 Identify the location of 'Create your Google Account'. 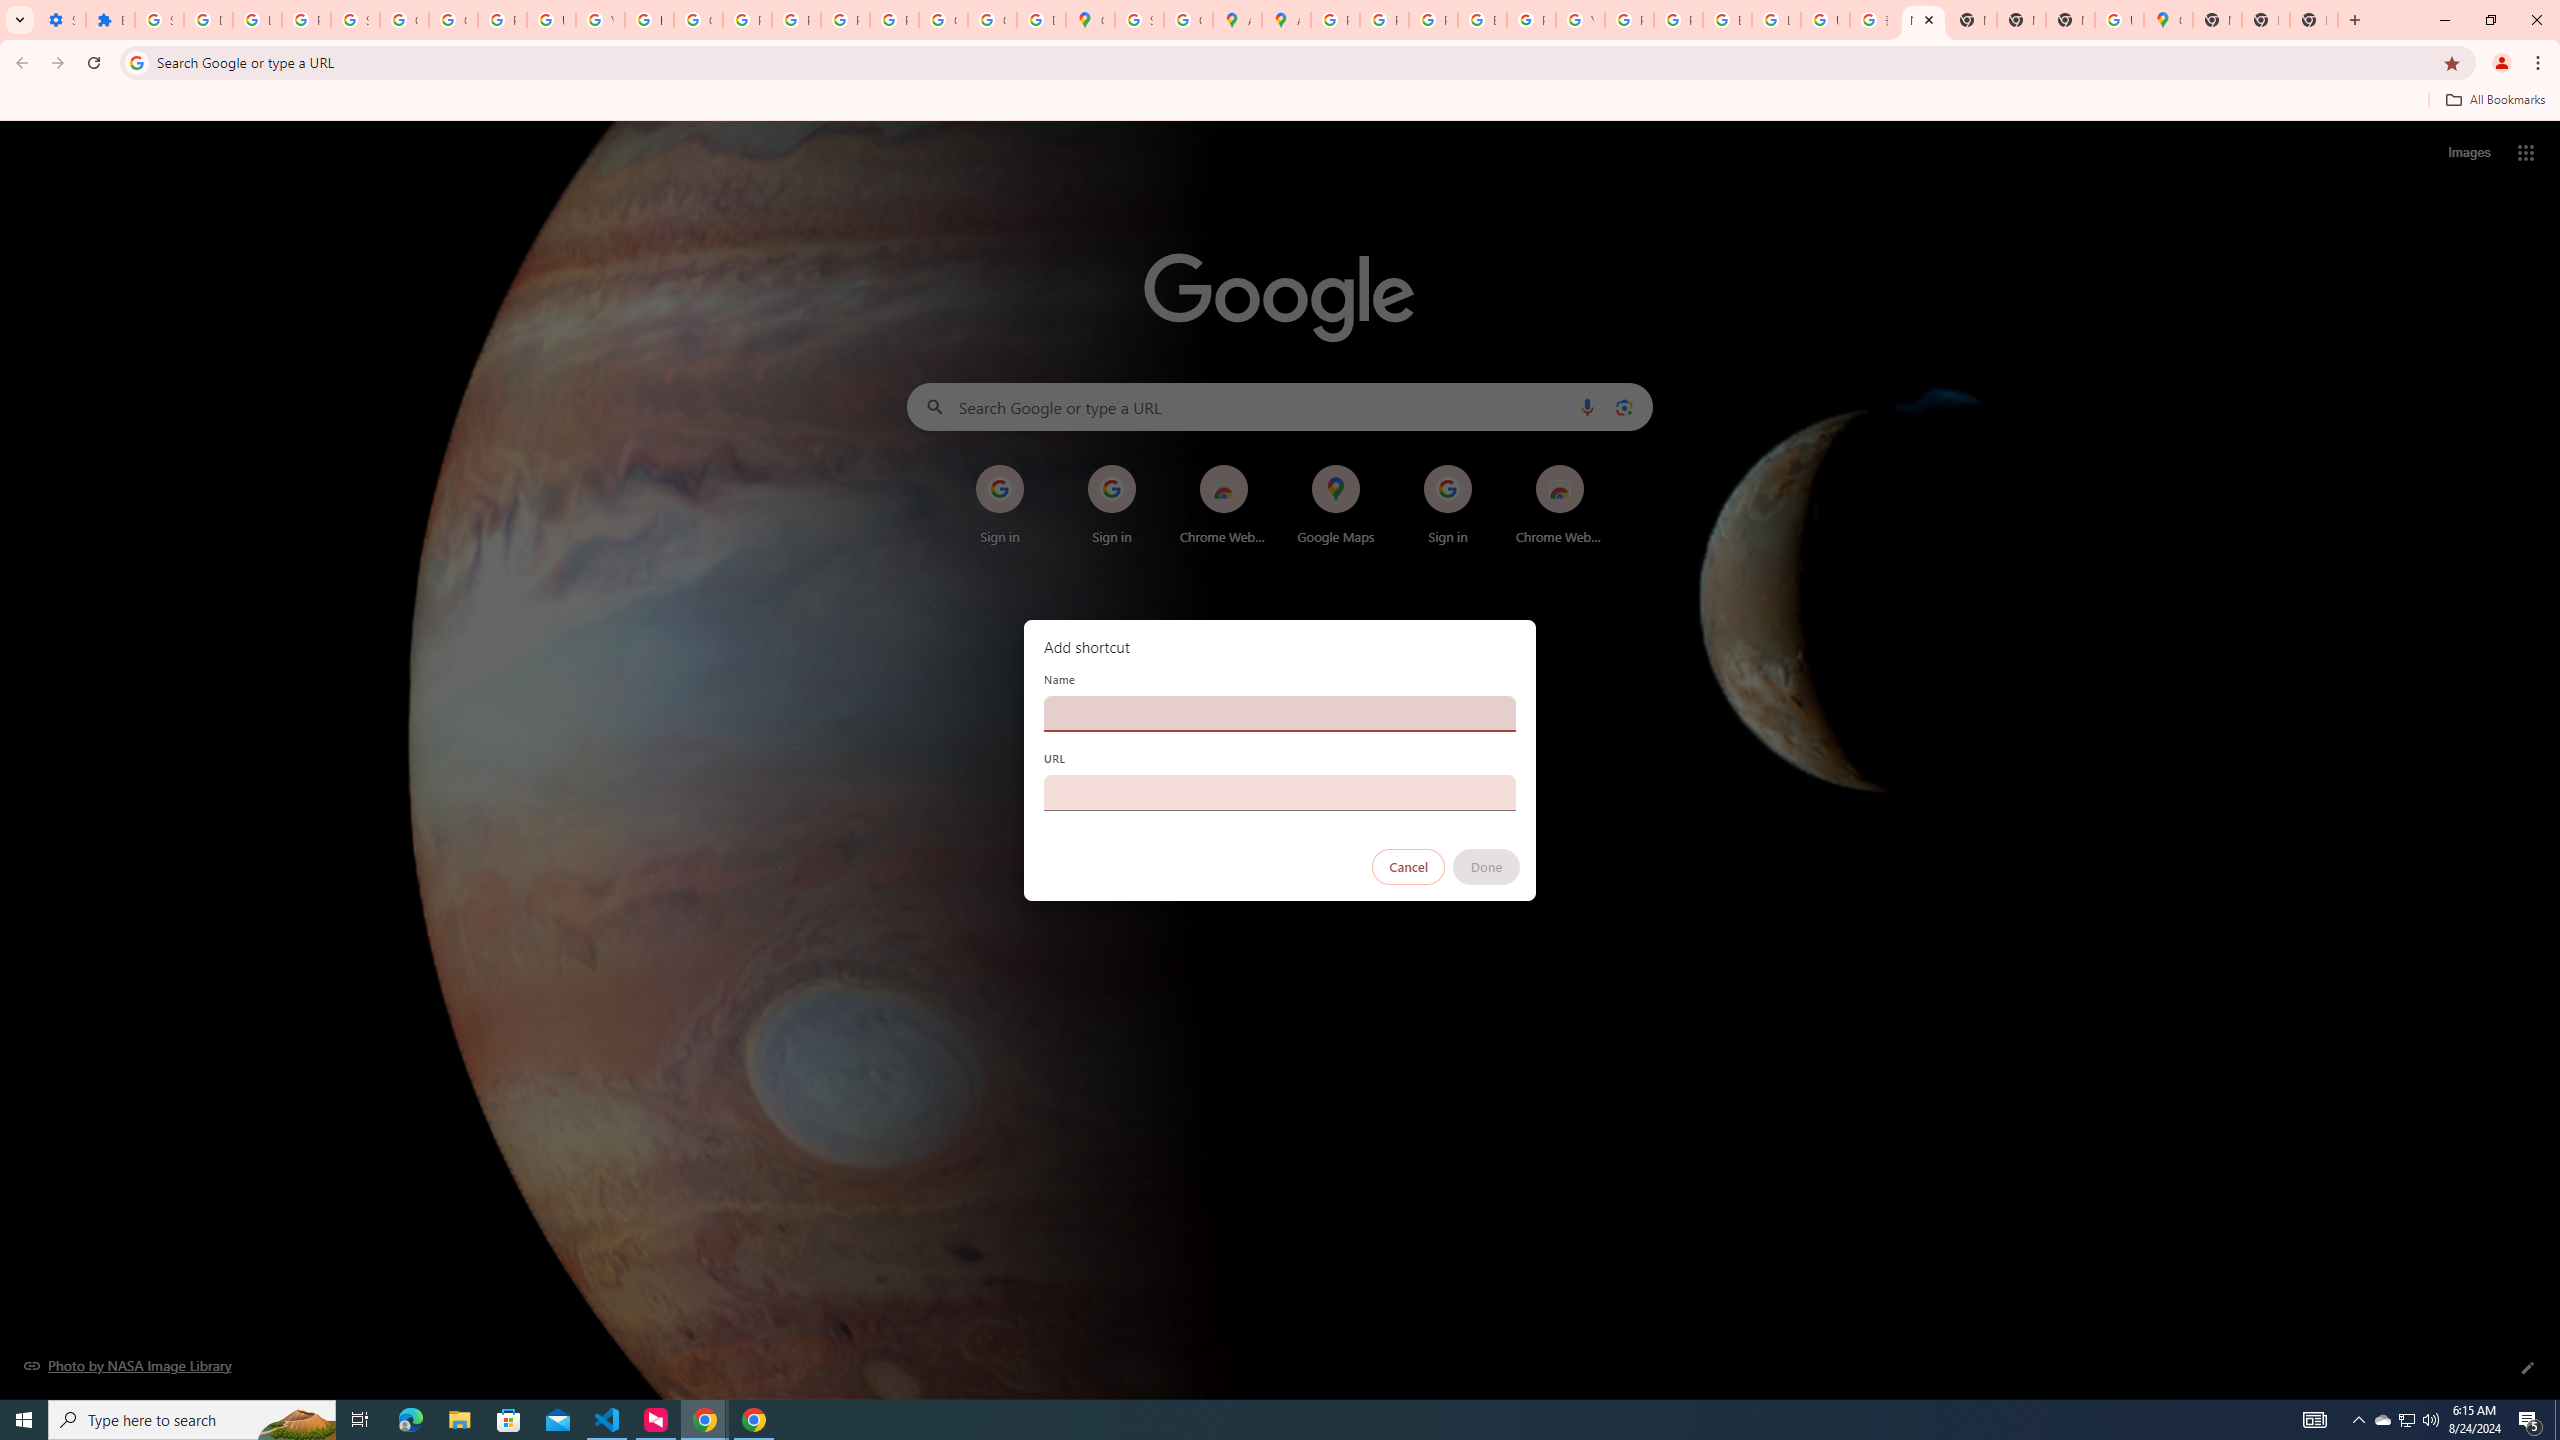
(1186, 19).